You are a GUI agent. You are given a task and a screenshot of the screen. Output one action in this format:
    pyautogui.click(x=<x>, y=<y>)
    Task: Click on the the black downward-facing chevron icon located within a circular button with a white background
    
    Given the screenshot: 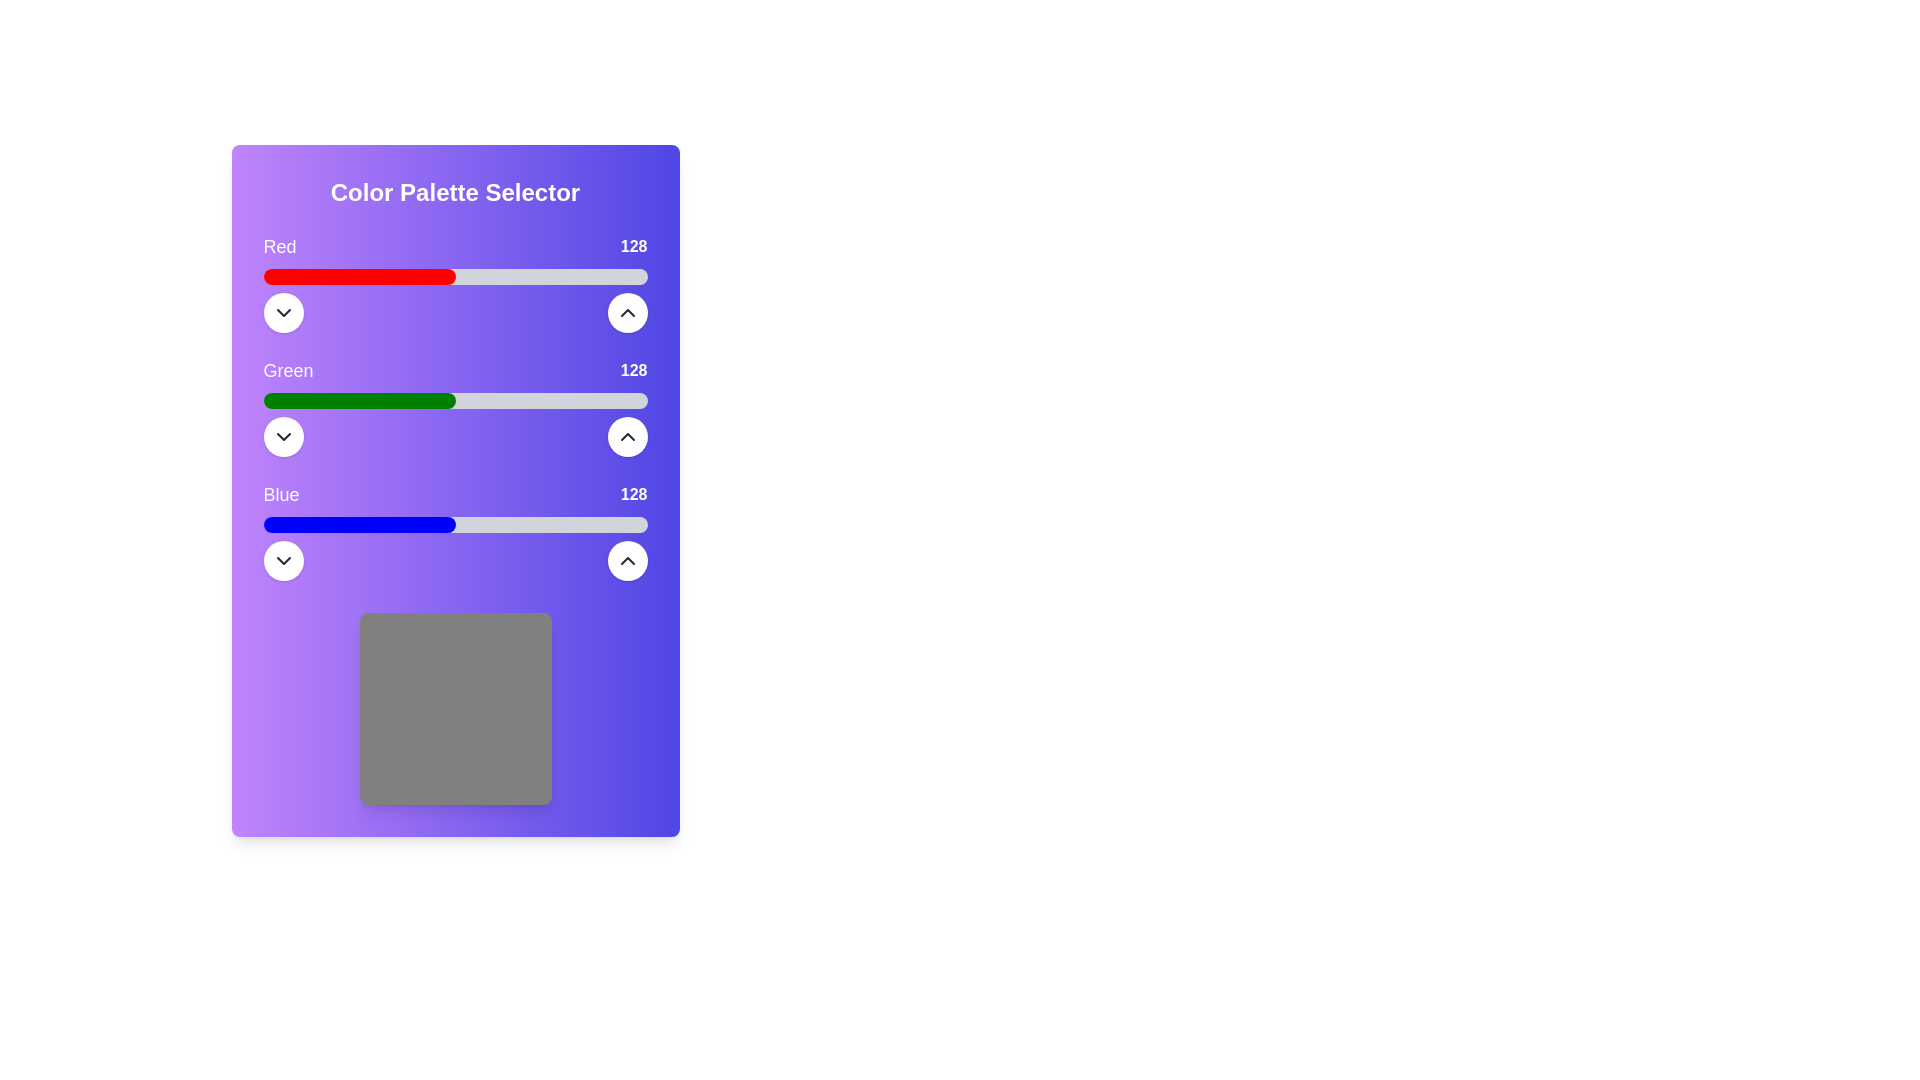 What is the action you would take?
    pyautogui.click(x=282, y=560)
    